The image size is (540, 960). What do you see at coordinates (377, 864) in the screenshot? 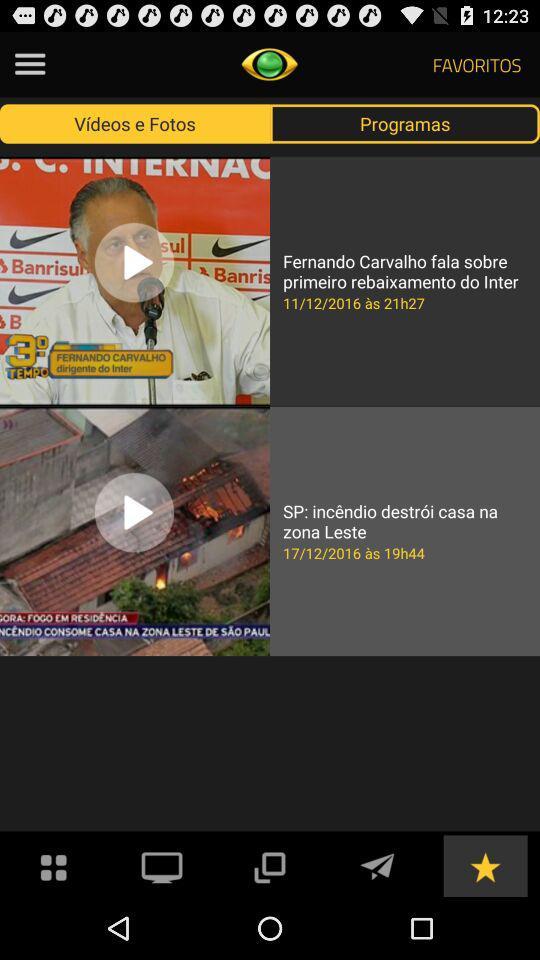
I see `telegram app icon` at bounding box center [377, 864].